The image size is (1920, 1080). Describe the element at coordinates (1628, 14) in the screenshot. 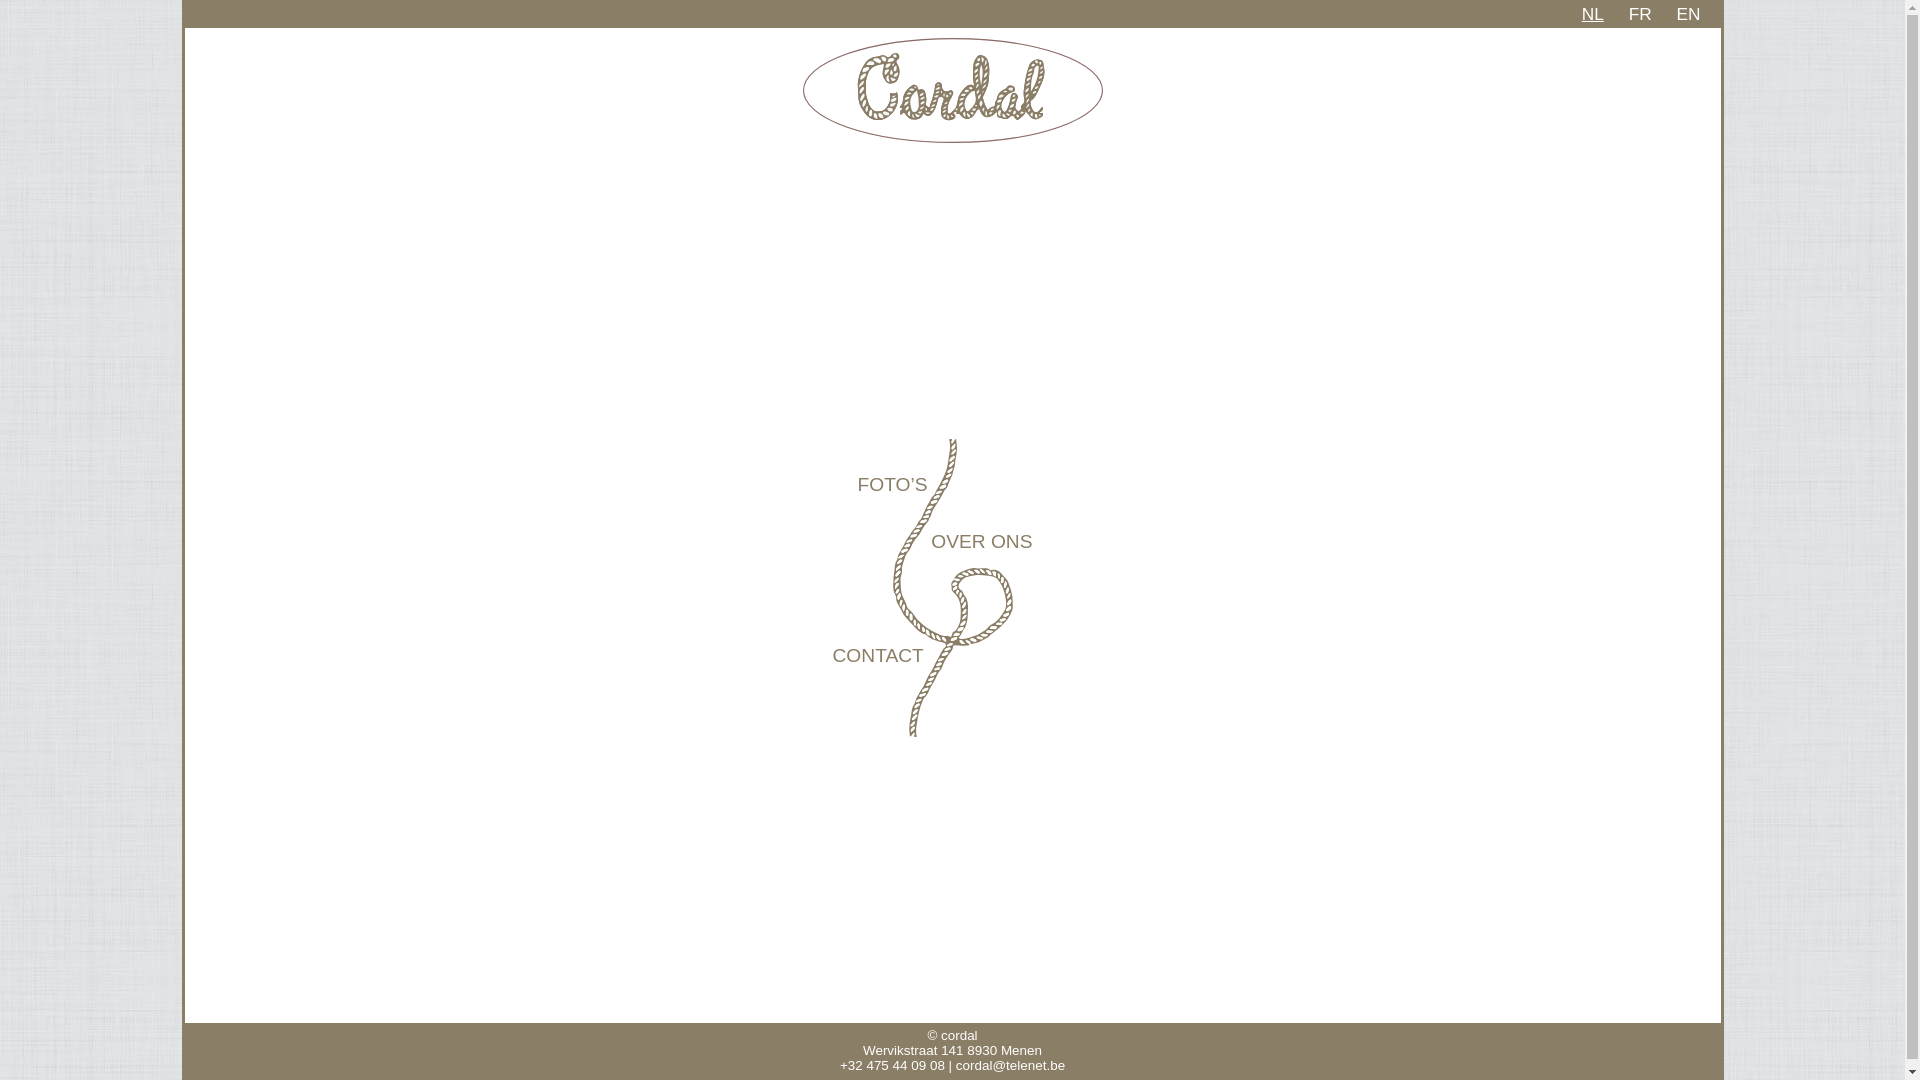

I see `'FR'` at that location.